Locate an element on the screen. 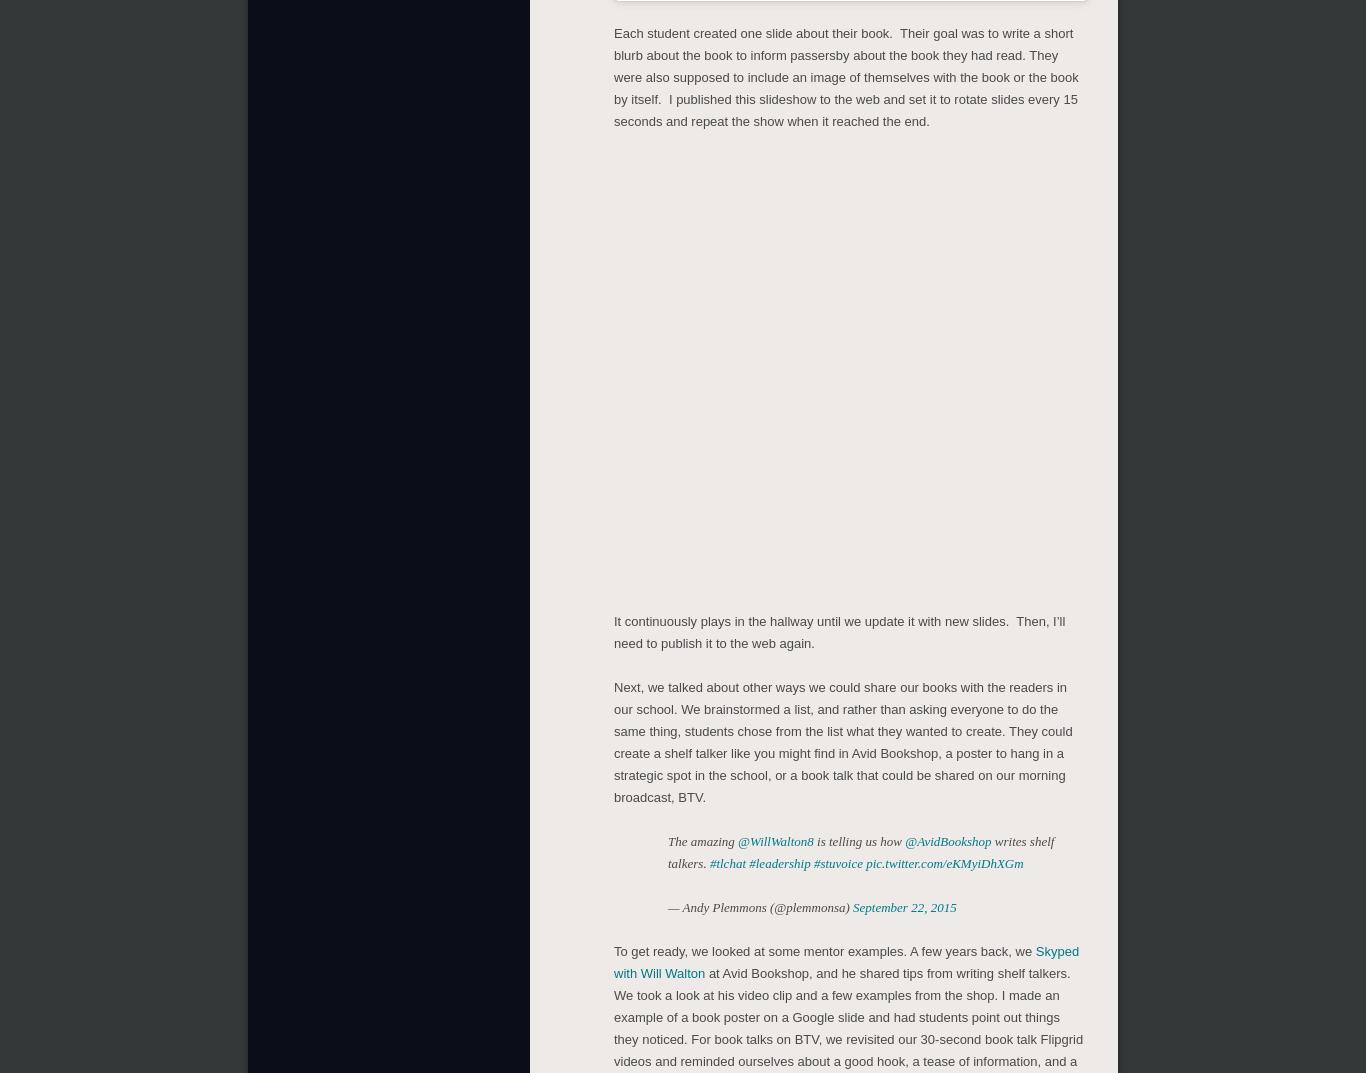 This screenshot has height=1073, width=1366. '#leadership' is located at coordinates (779, 862).